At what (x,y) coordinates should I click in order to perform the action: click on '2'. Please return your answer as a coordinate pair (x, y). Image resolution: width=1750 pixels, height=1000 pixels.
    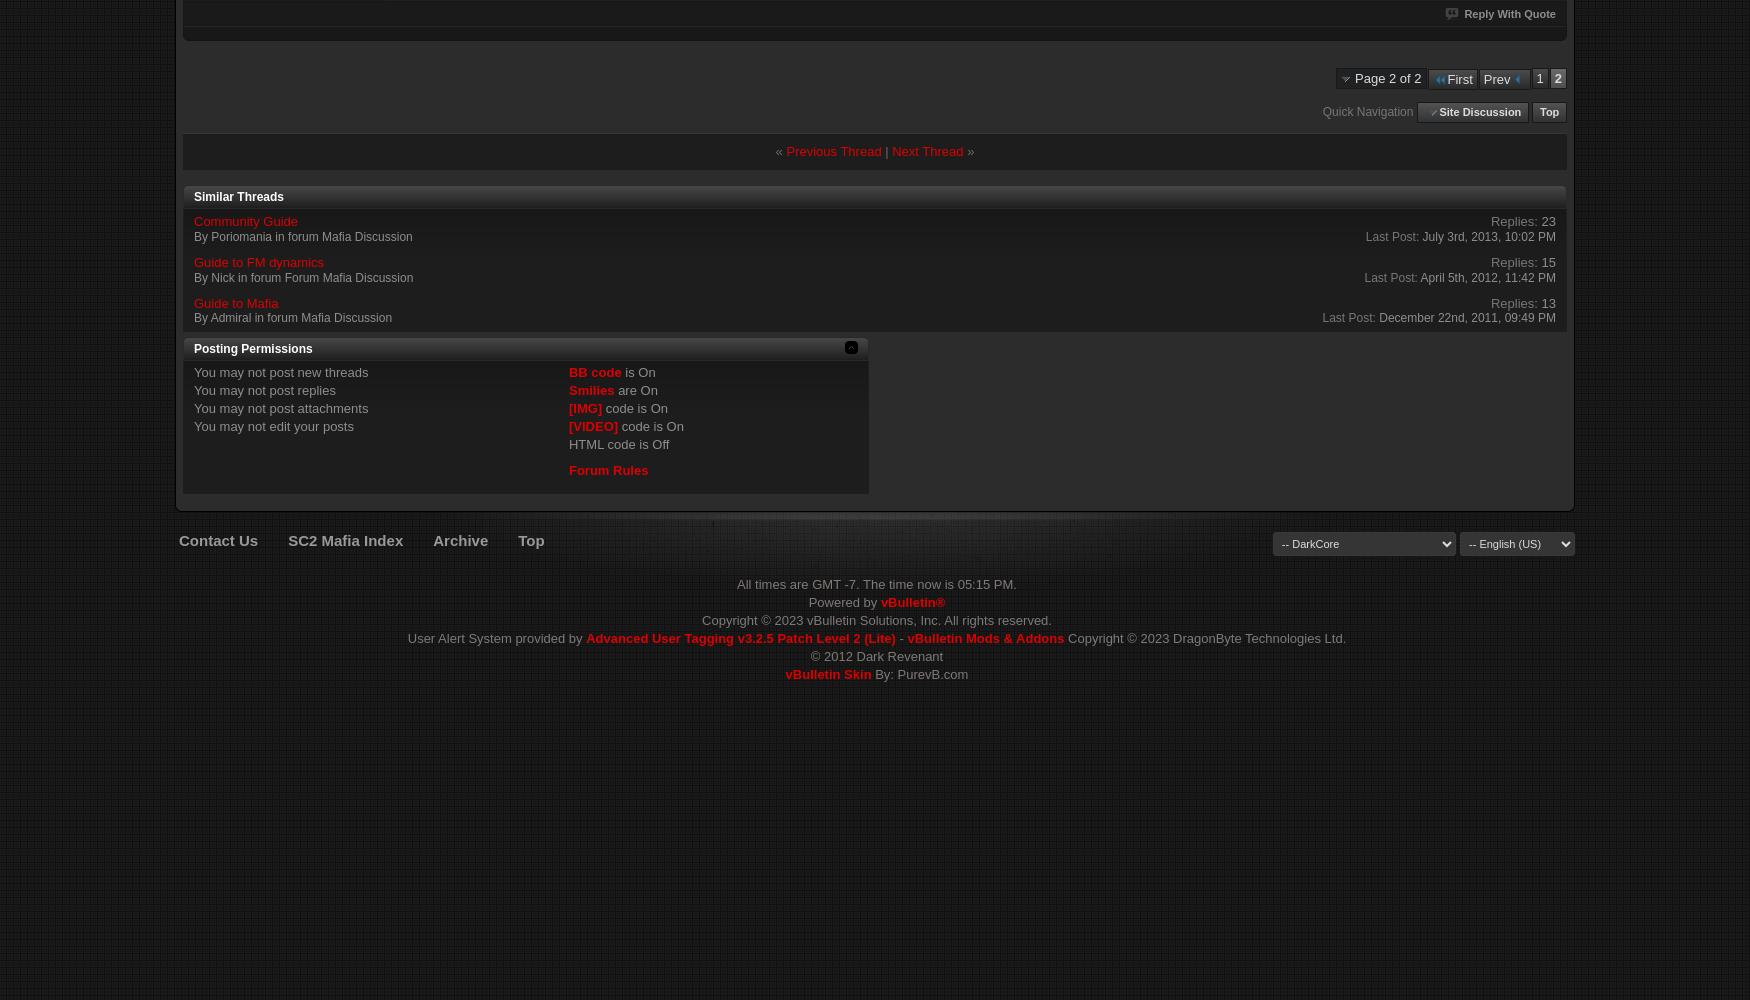
    Looking at the image, I should click on (1557, 77).